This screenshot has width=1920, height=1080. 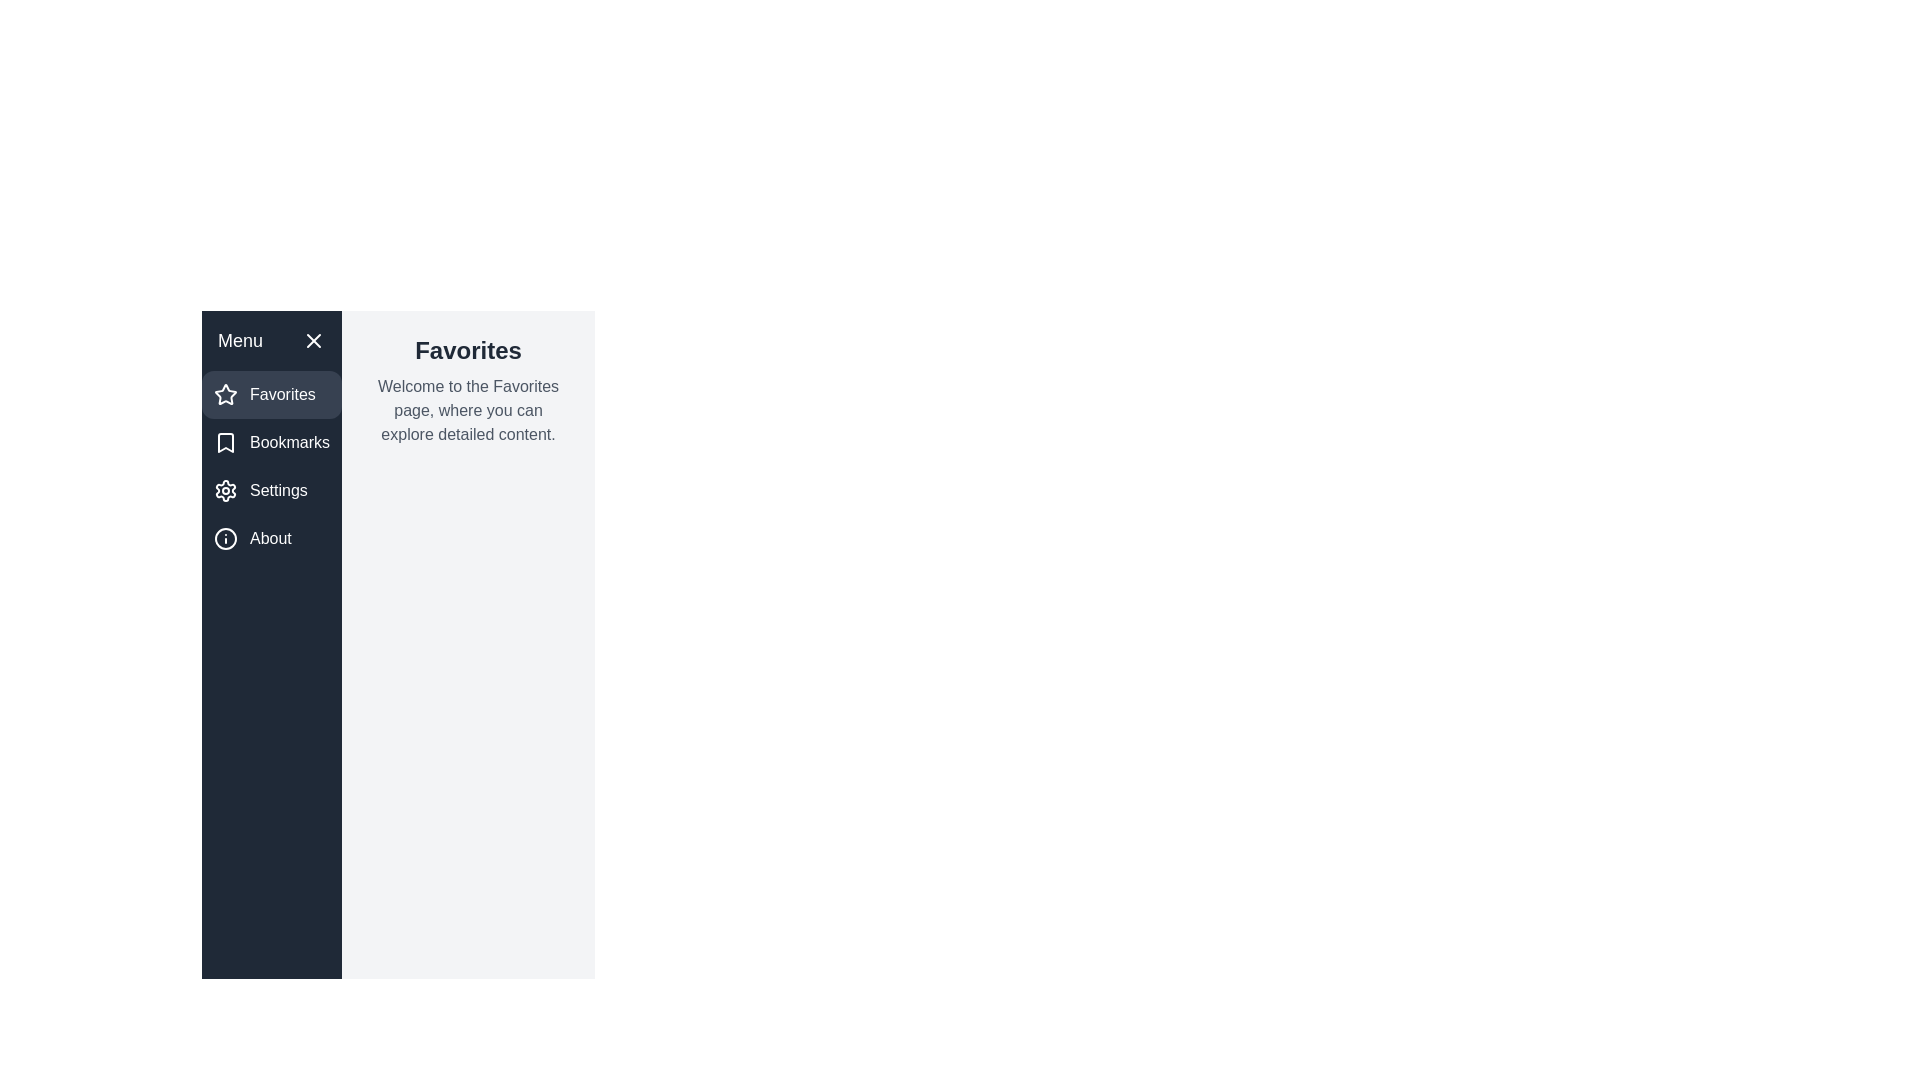 I want to click on the 'Bookmarks' menu item, which is the second option in the vertical menu panel, located directly below 'Favorites' and above 'Settings', so click(x=271, y=442).